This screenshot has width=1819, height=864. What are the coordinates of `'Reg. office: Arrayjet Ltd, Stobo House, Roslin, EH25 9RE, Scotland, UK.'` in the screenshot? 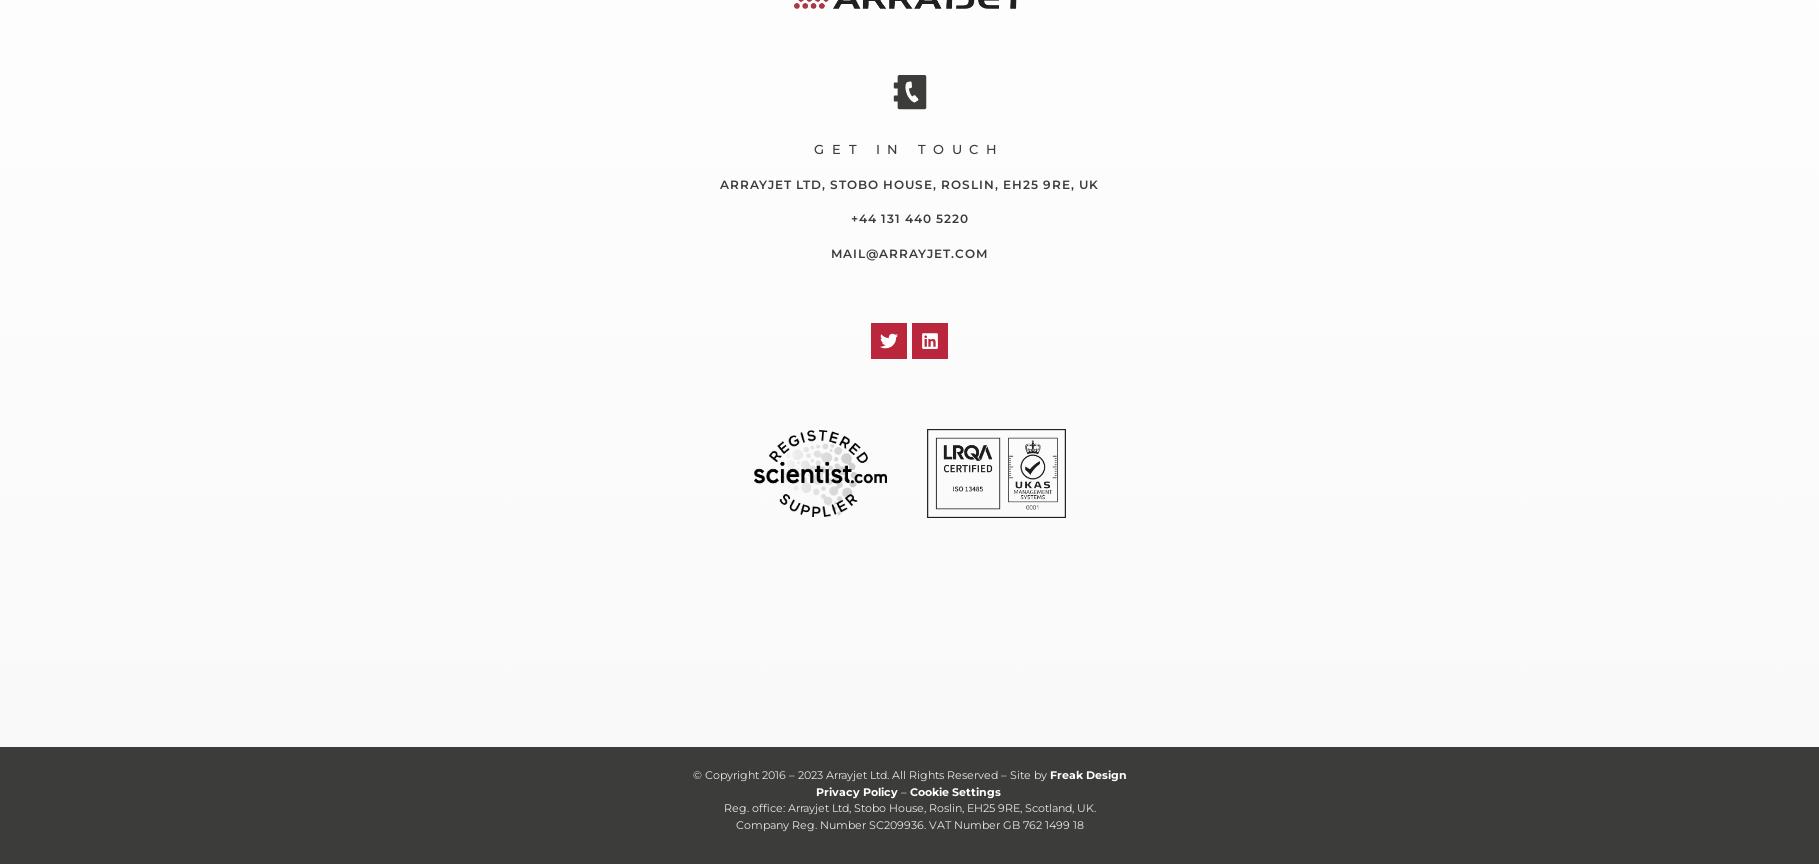 It's located at (723, 807).